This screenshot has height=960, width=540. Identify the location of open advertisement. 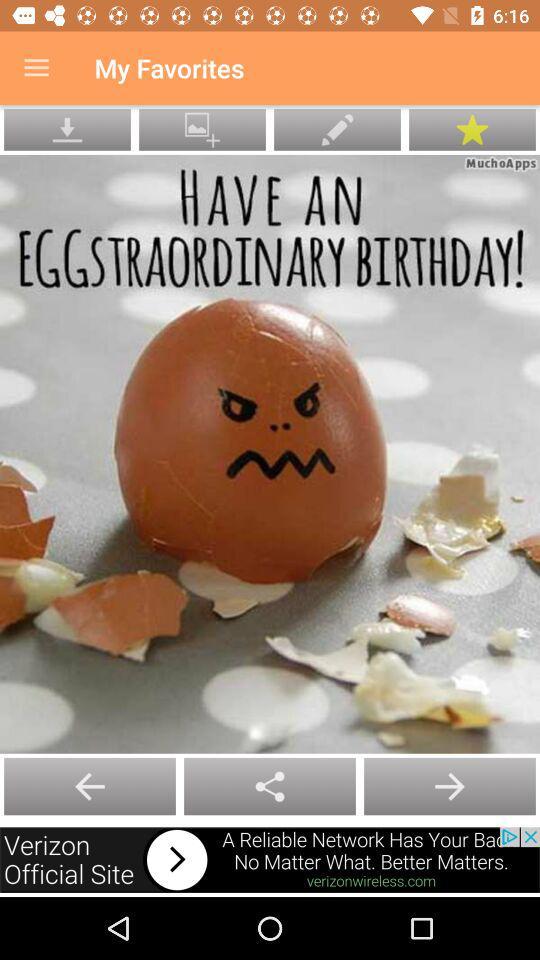
(270, 859).